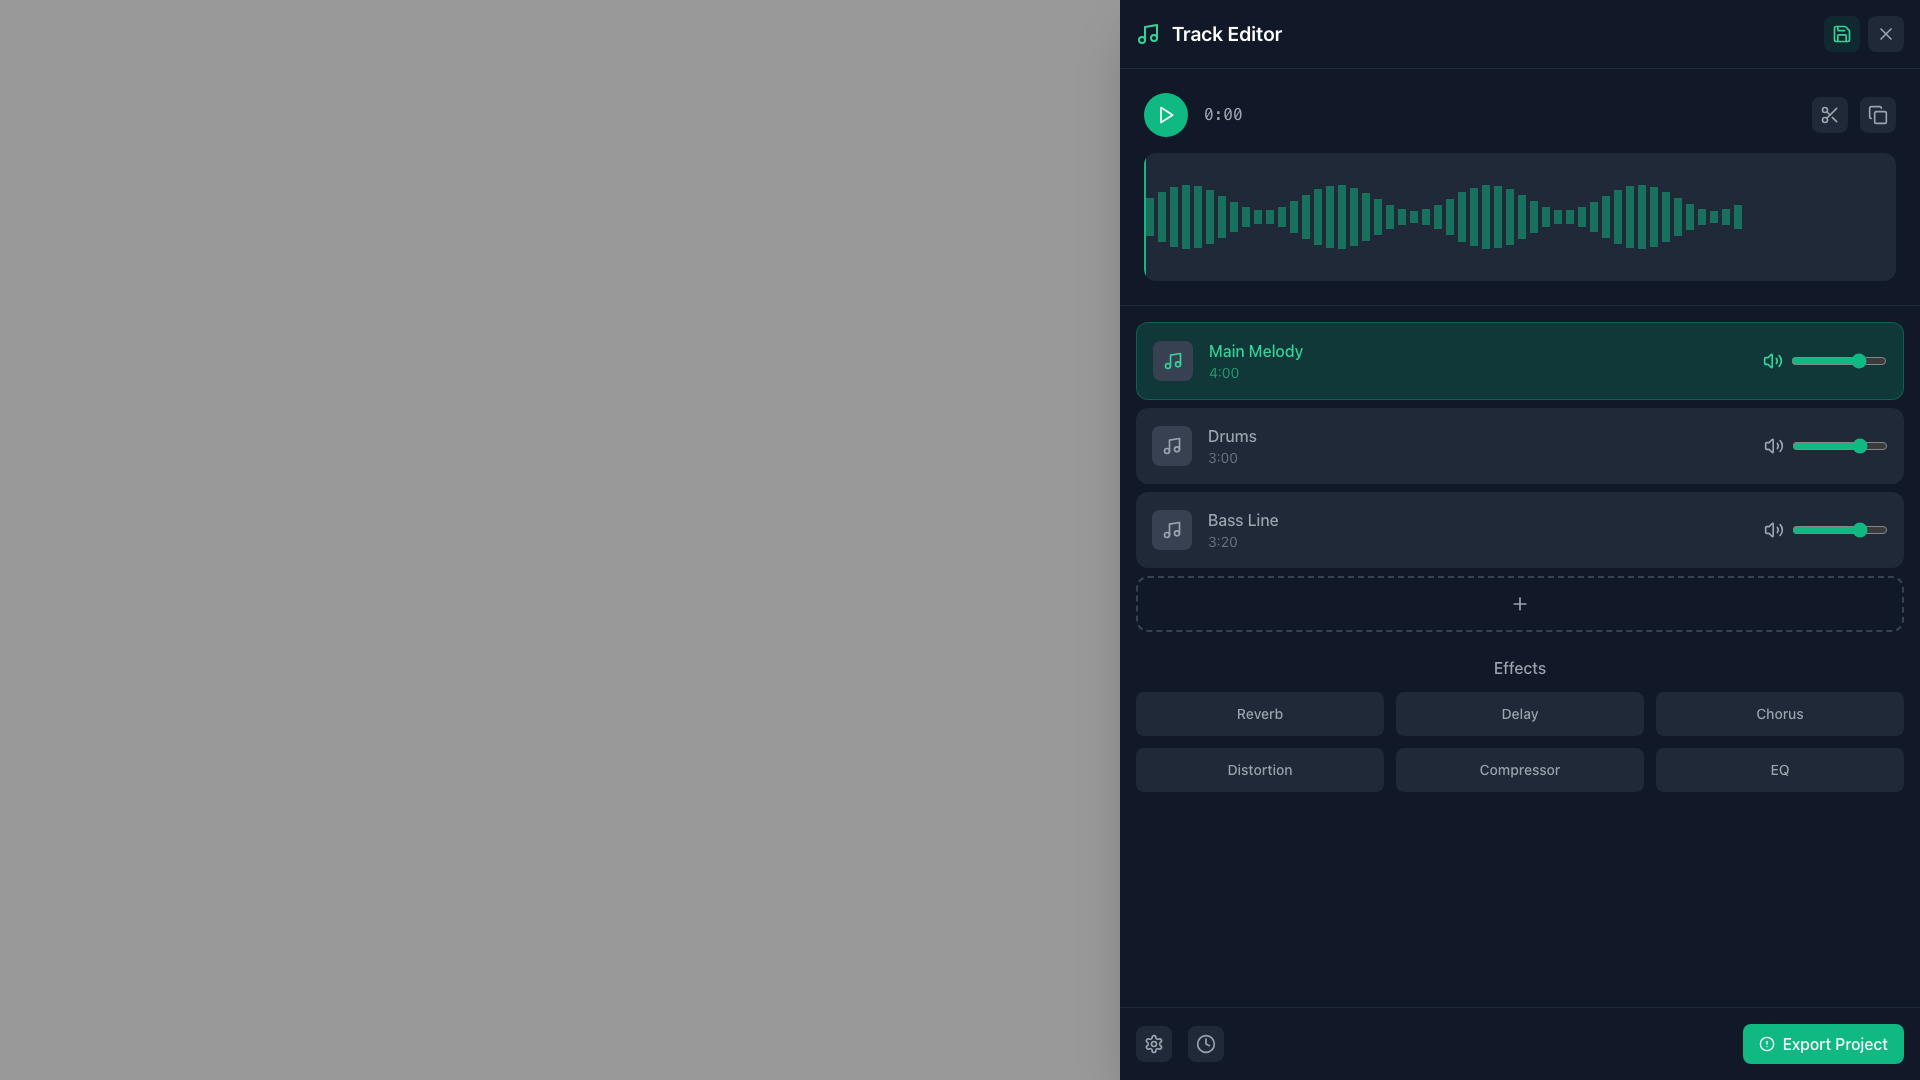  Describe the element at coordinates (1852, 115) in the screenshot. I see `the rightmost button in the top-right corner of the central interaction panel` at that location.